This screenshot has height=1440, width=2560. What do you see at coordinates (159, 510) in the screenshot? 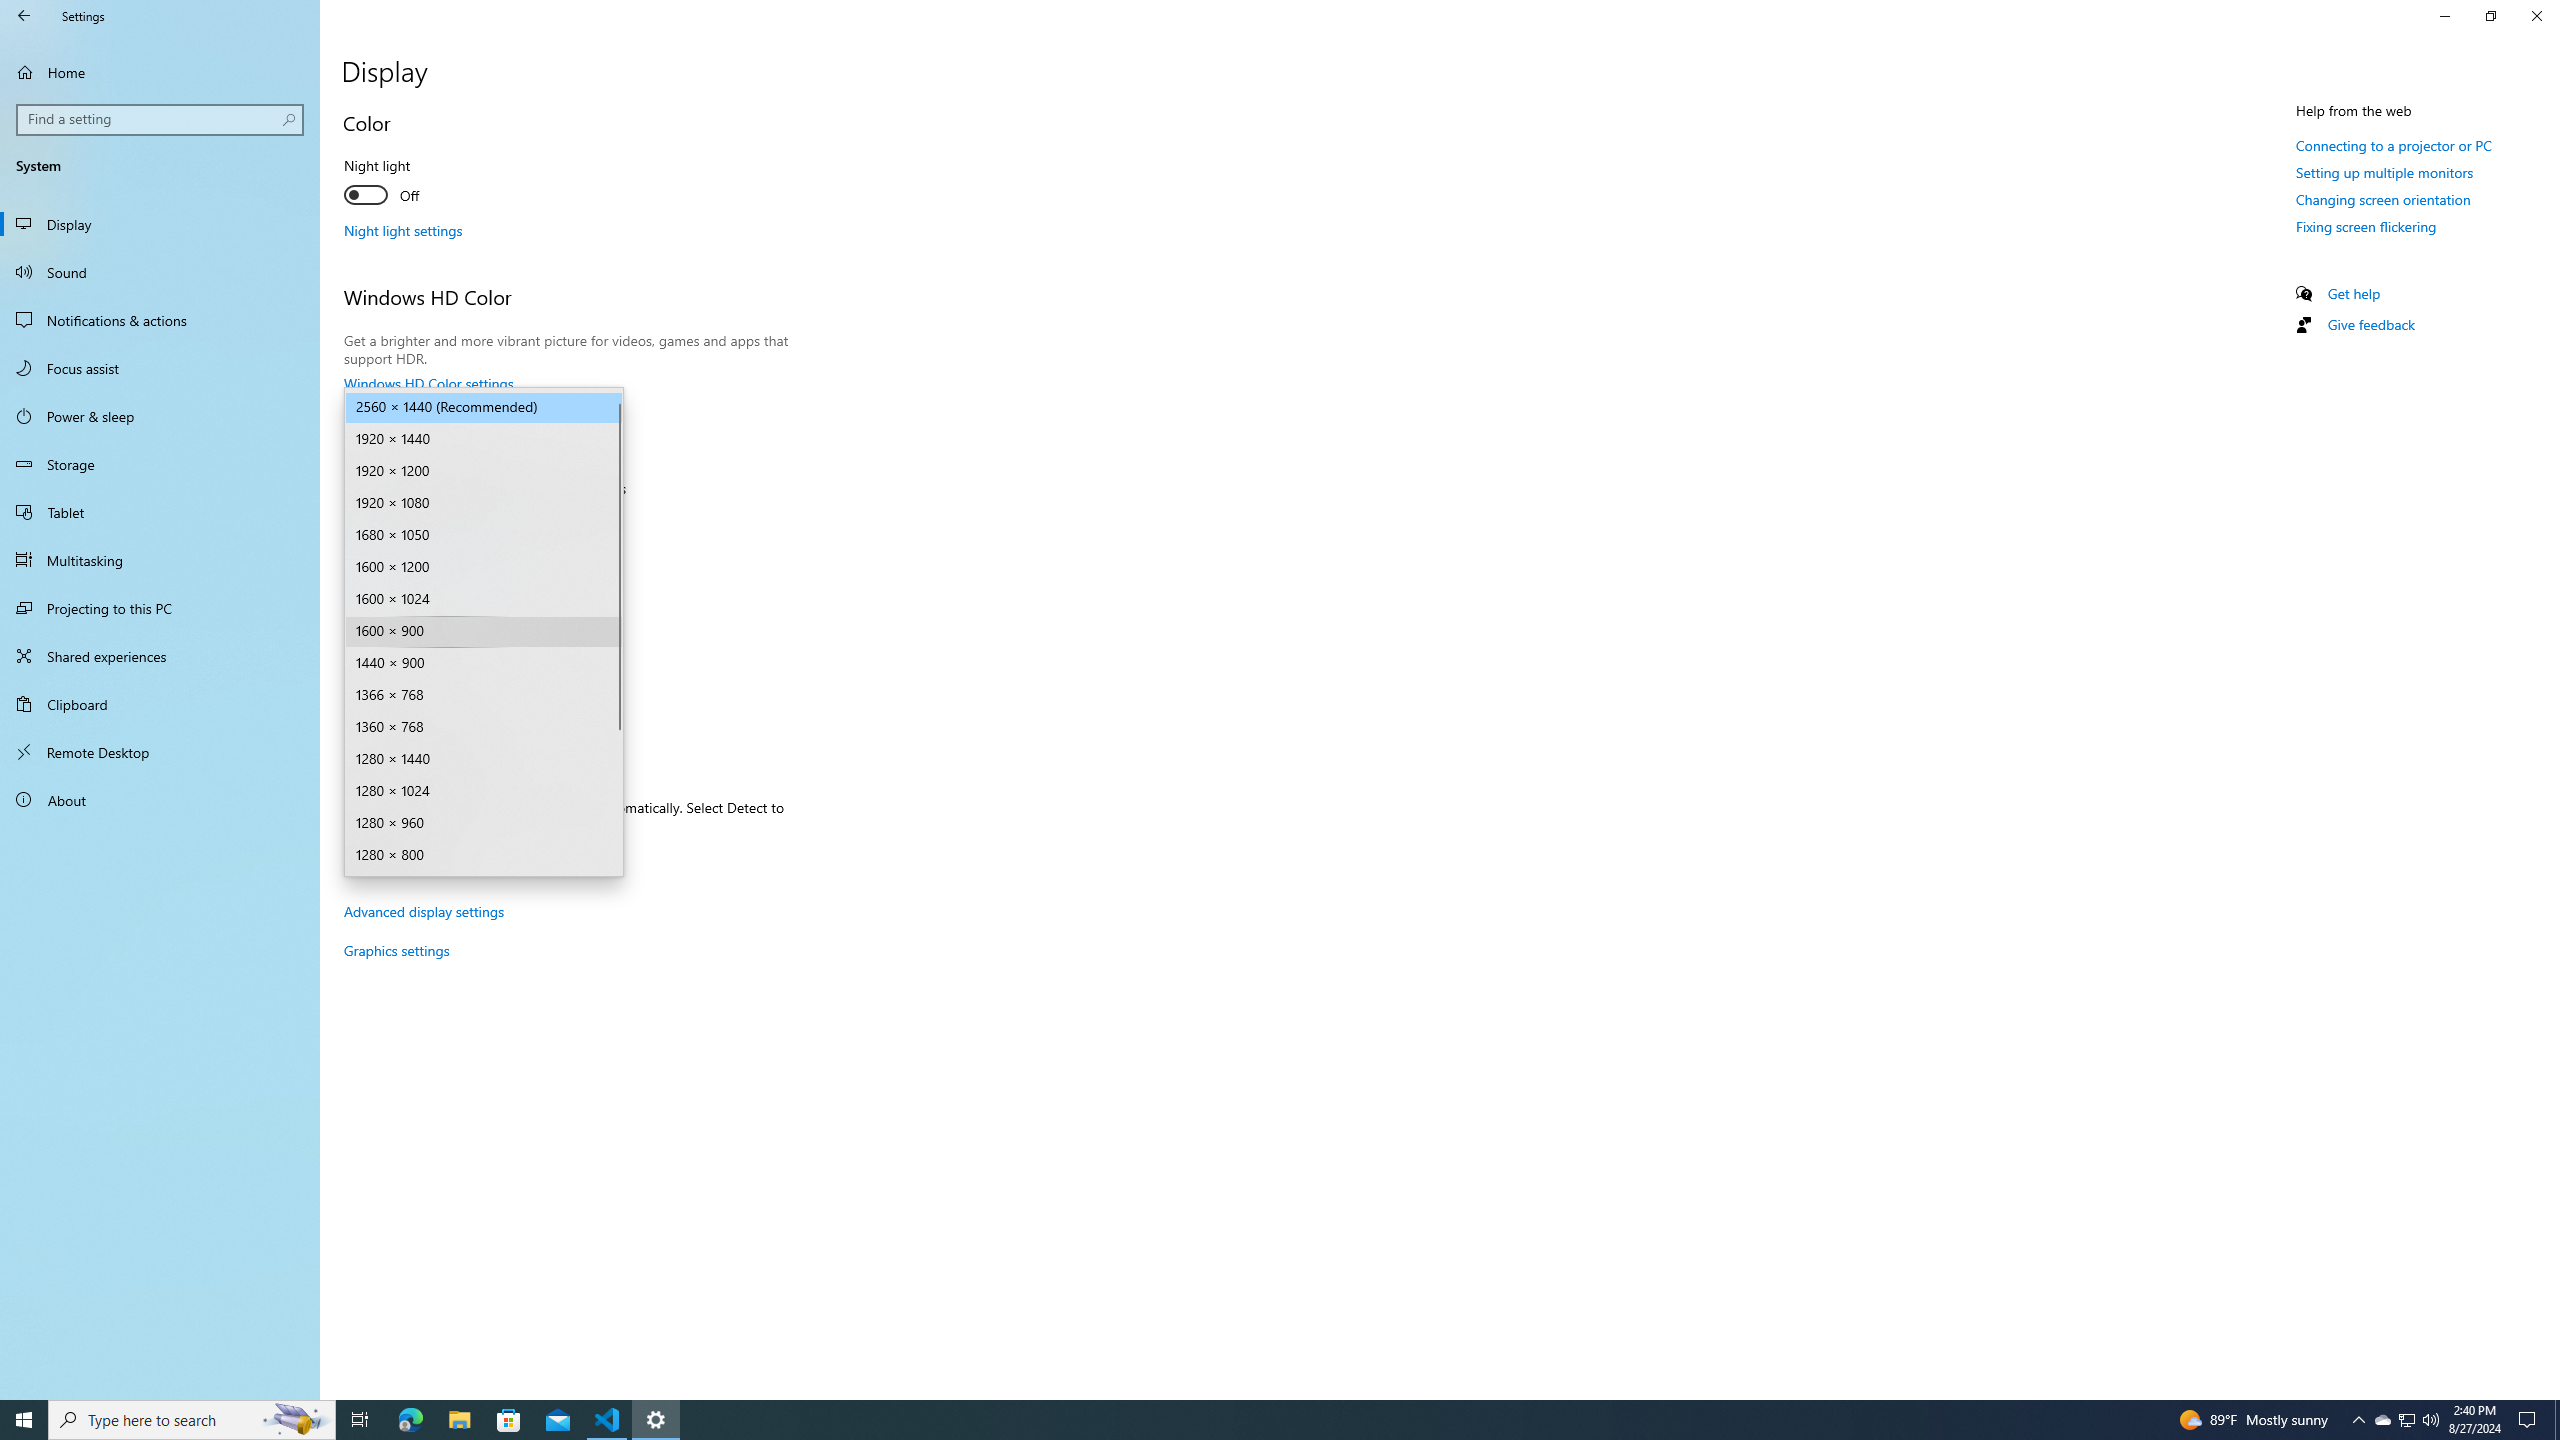
I see `'Tablet'` at bounding box center [159, 510].